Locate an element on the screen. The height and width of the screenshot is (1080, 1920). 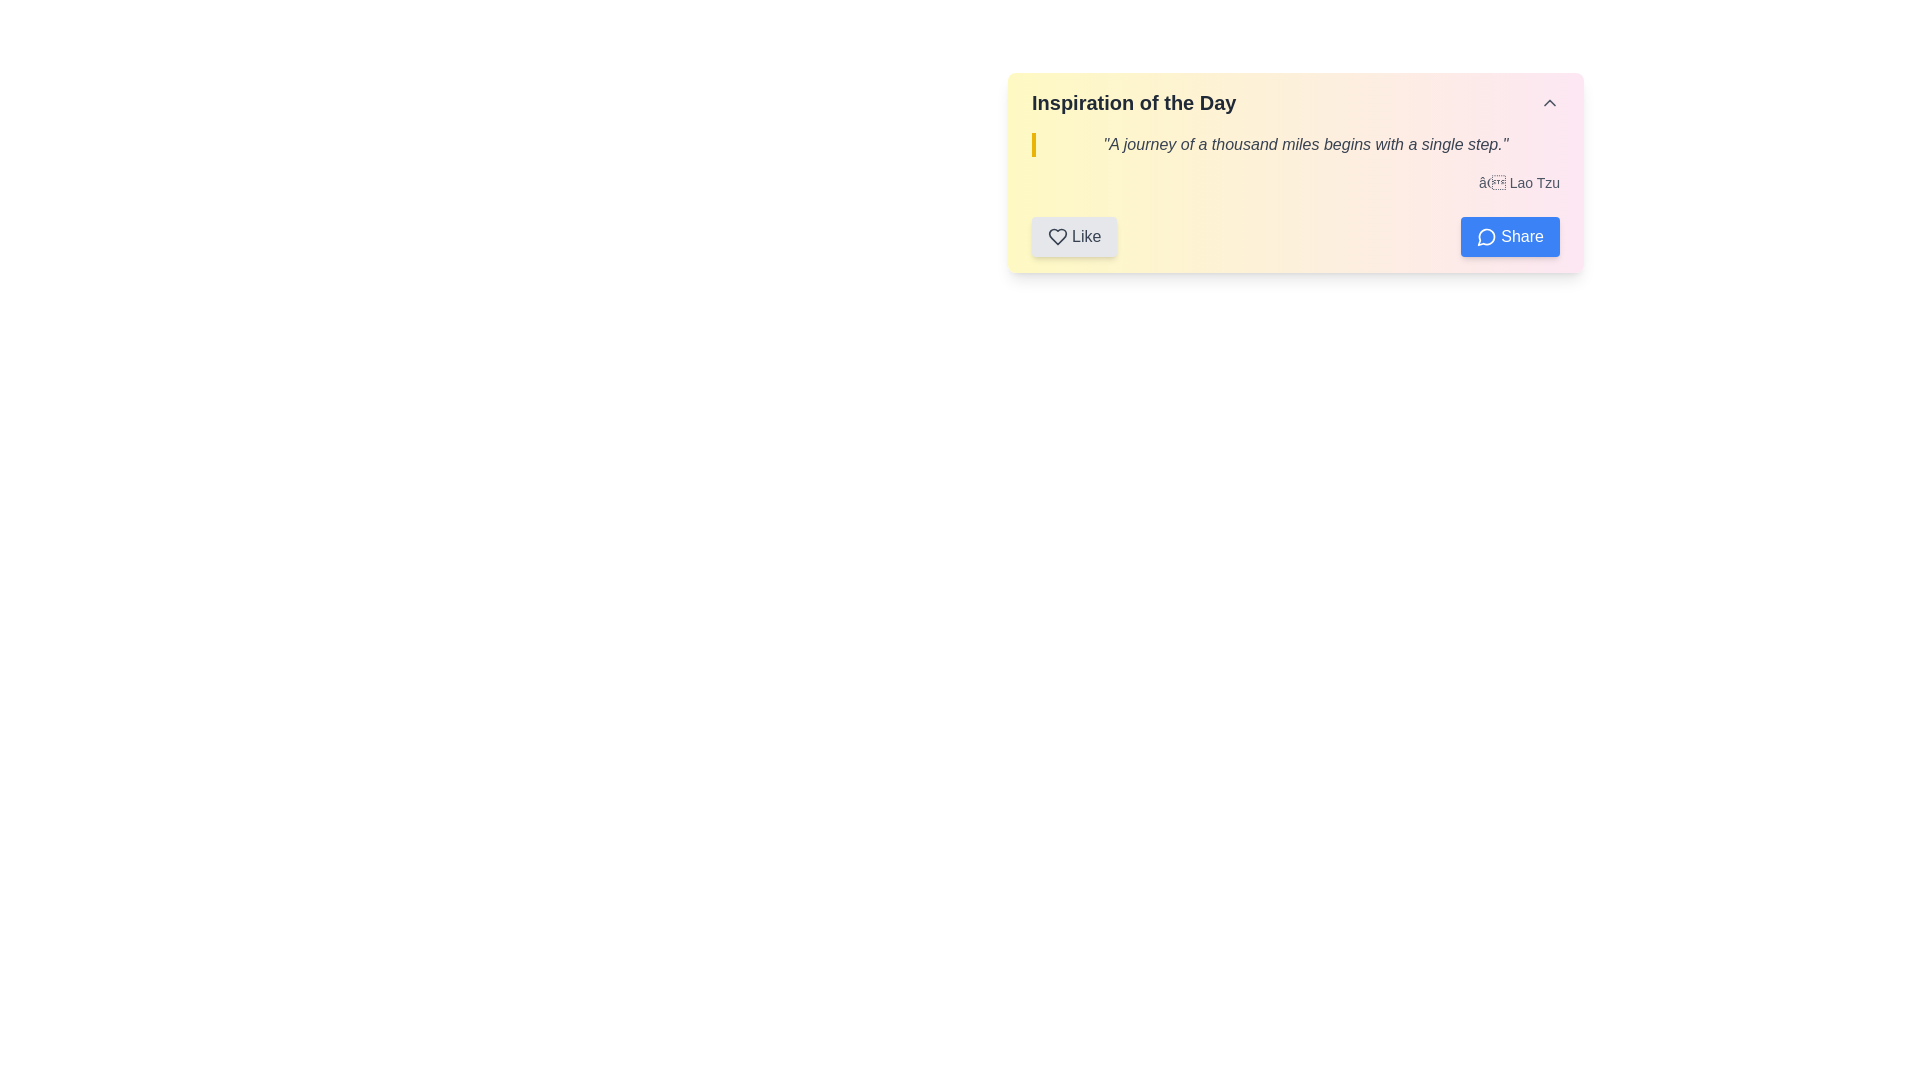
the icon within the 'Share' button, which features a circular speech bubble with a message symbol and is located at the bottom-right corner of the 'Inspiration of the Day' panel is located at coordinates (1486, 236).